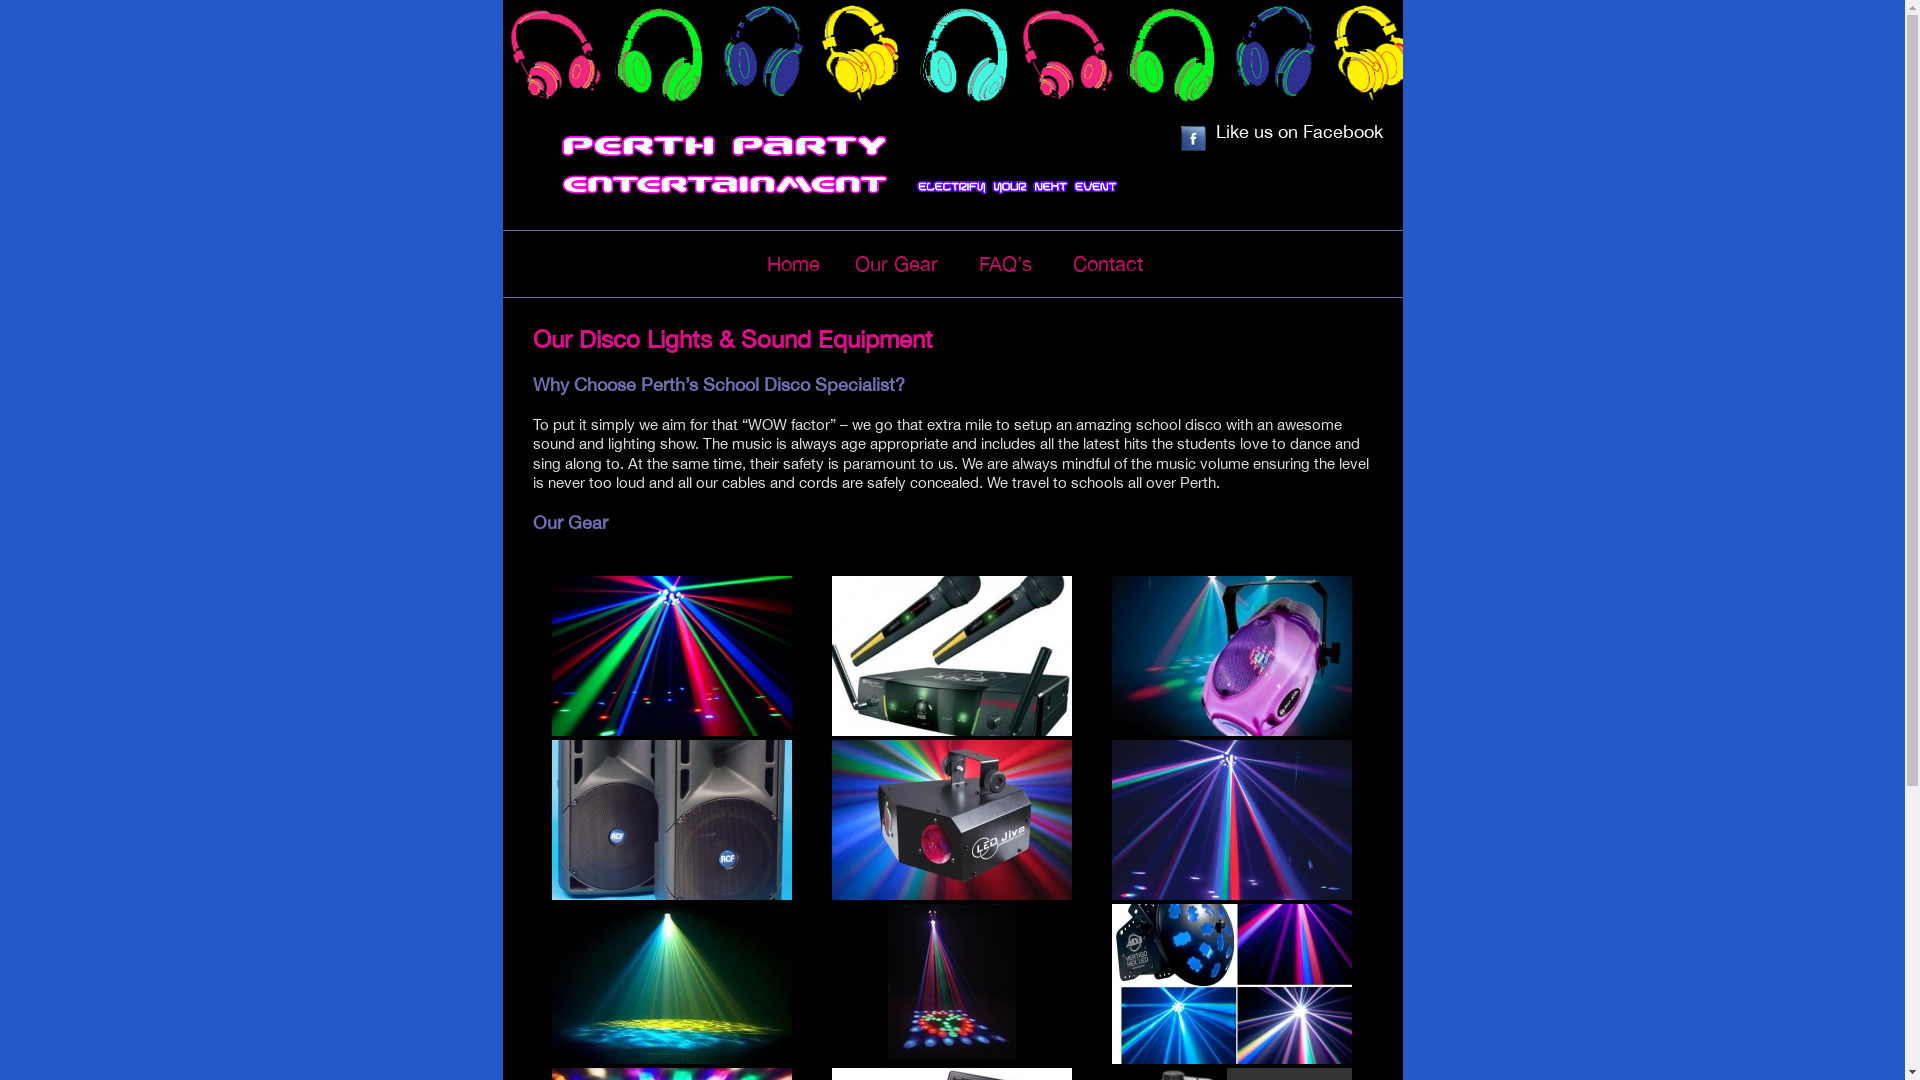 The height and width of the screenshot is (1080, 1920). I want to click on 'Waterwave Light', so click(672, 982).